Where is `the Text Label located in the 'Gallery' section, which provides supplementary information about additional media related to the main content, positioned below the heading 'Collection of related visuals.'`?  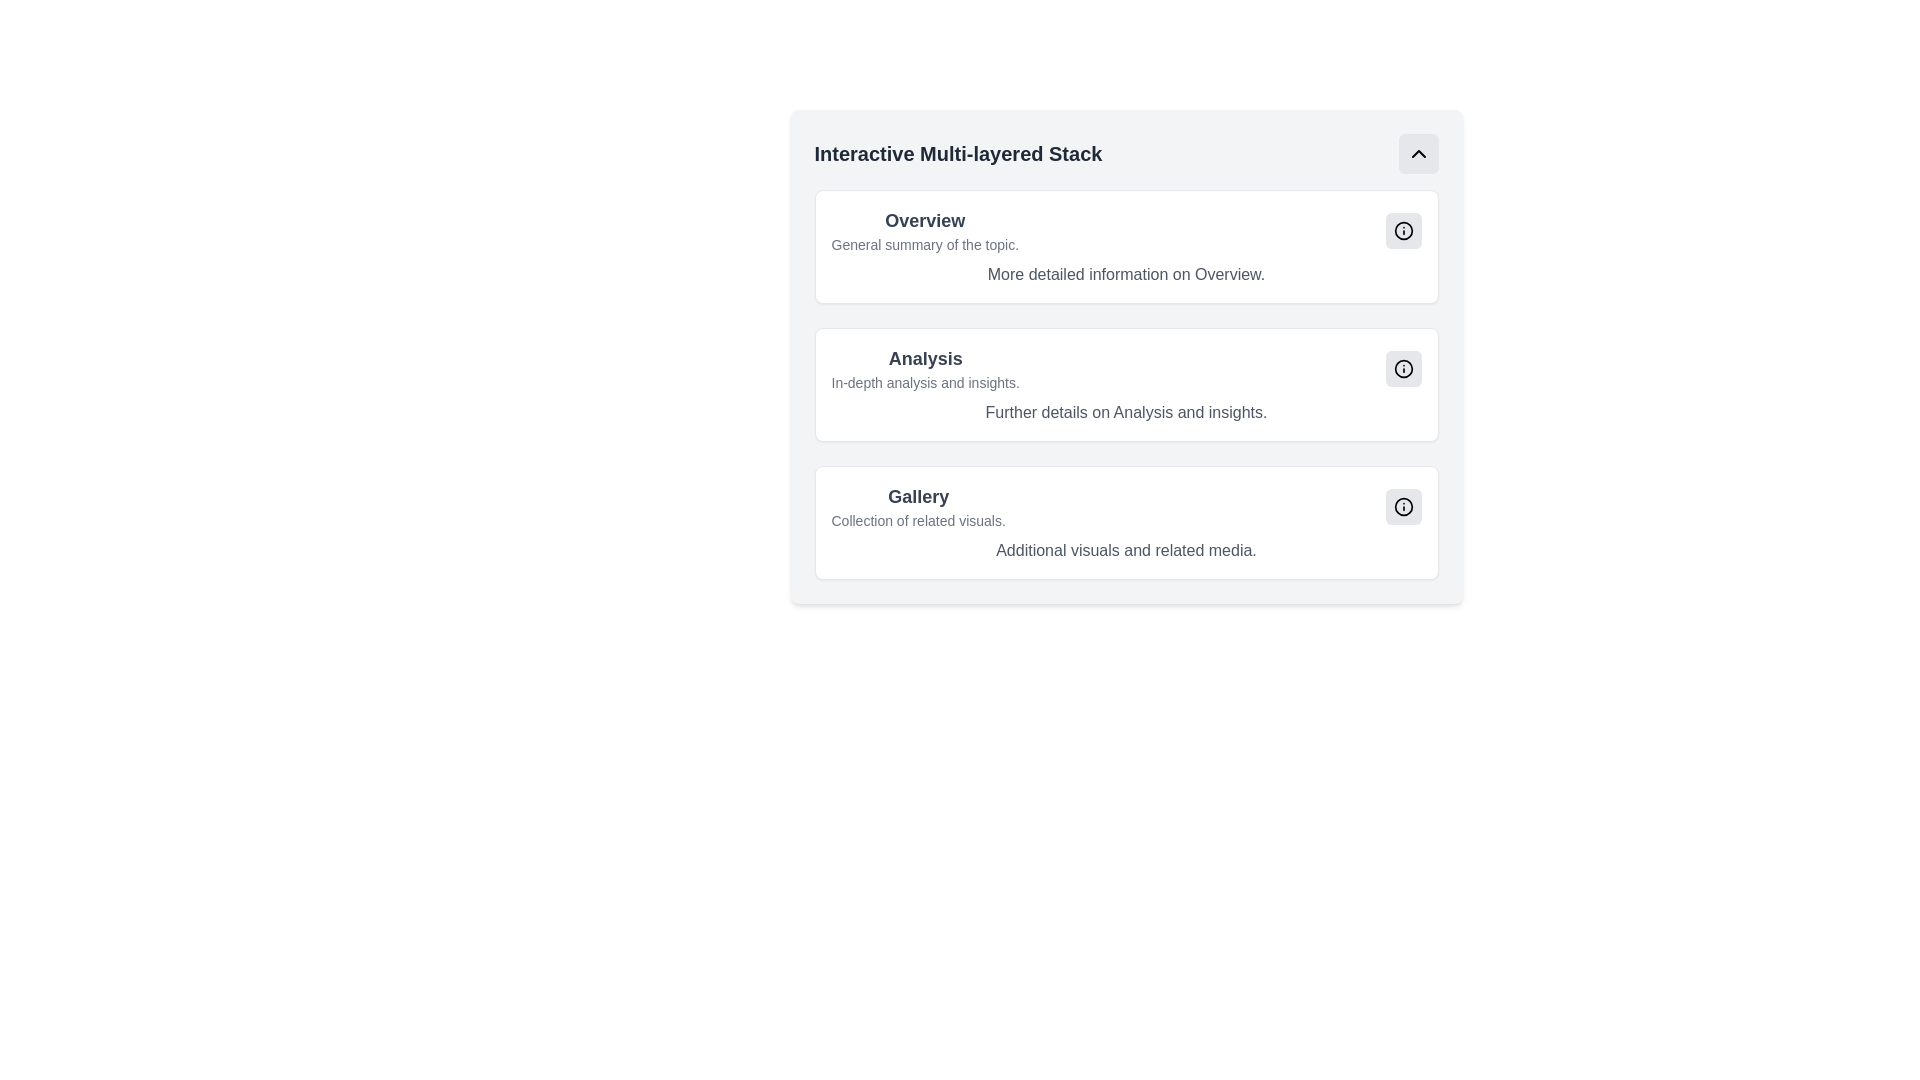 the Text Label located in the 'Gallery' section, which provides supplementary information about additional media related to the main content, positioned below the heading 'Collection of related visuals.' is located at coordinates (1126, 551).